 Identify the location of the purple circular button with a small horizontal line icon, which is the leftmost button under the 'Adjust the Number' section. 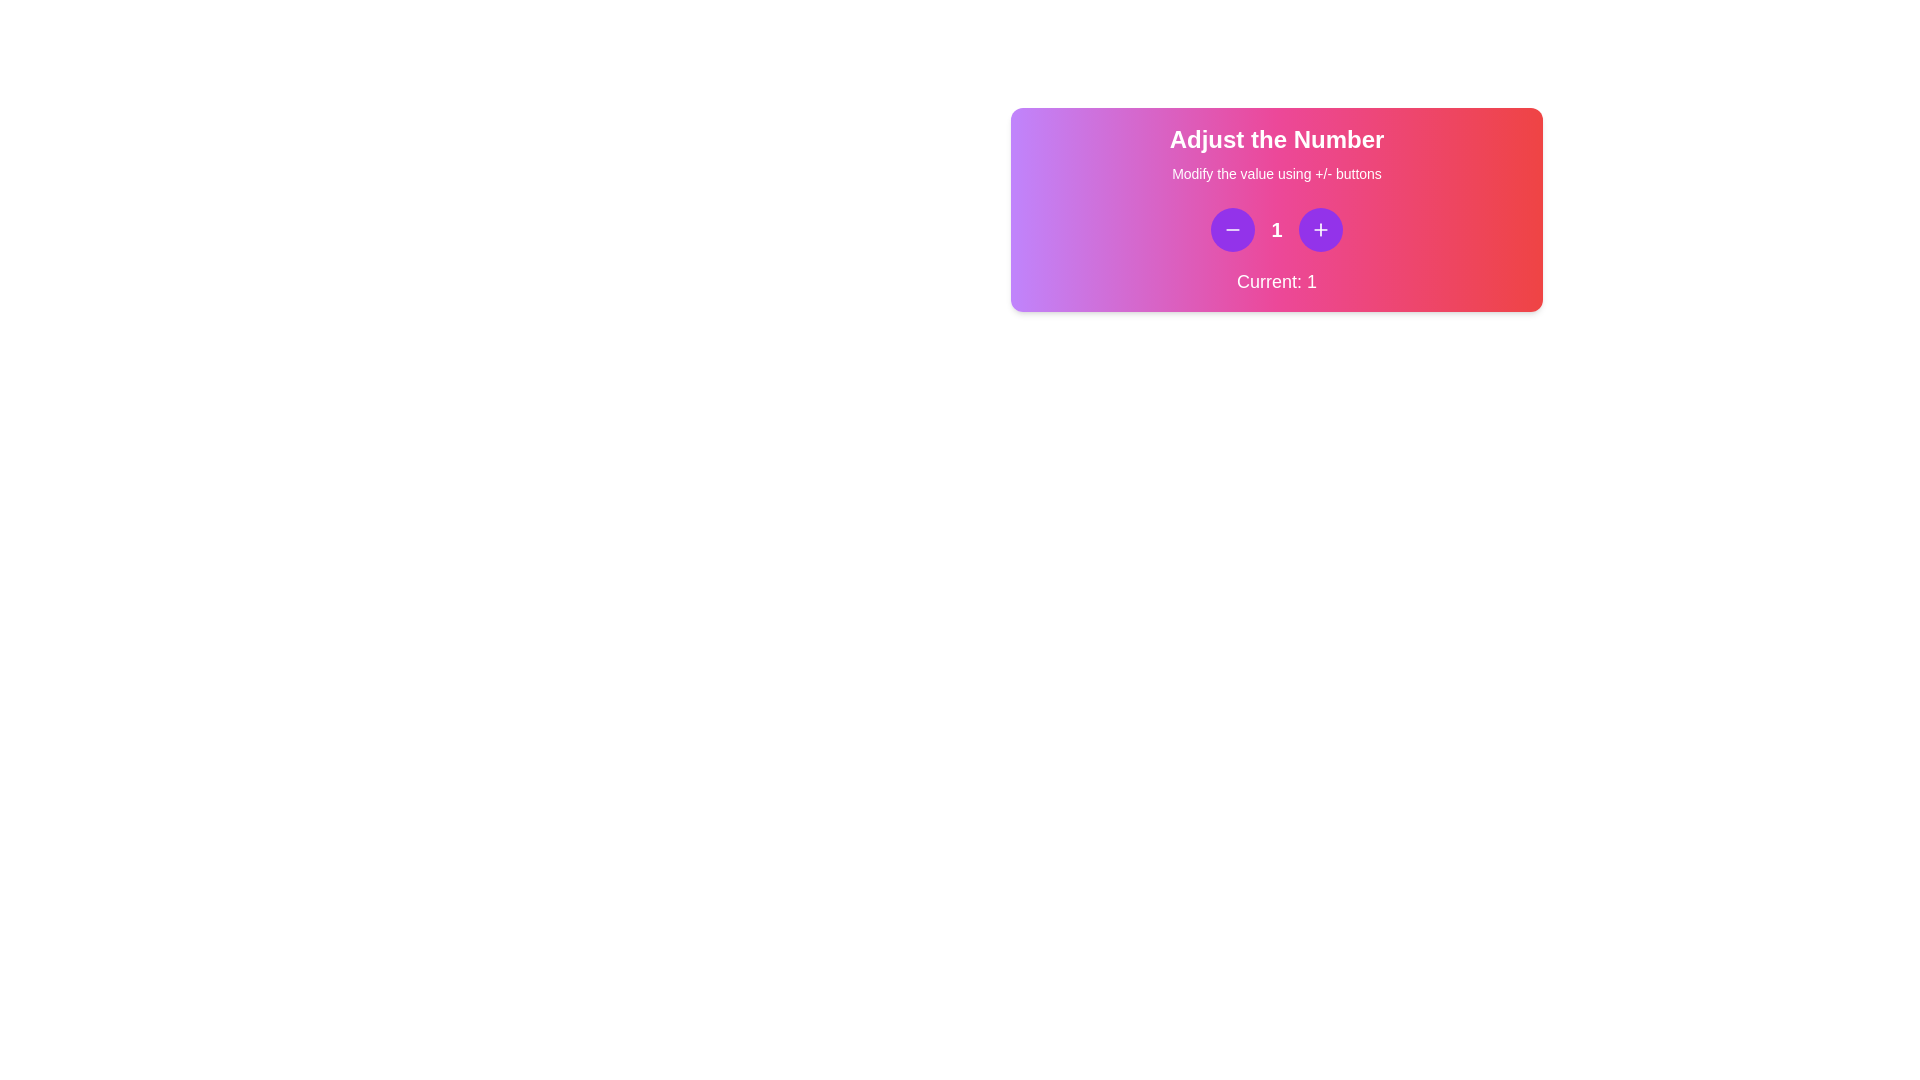
(1232, 229).